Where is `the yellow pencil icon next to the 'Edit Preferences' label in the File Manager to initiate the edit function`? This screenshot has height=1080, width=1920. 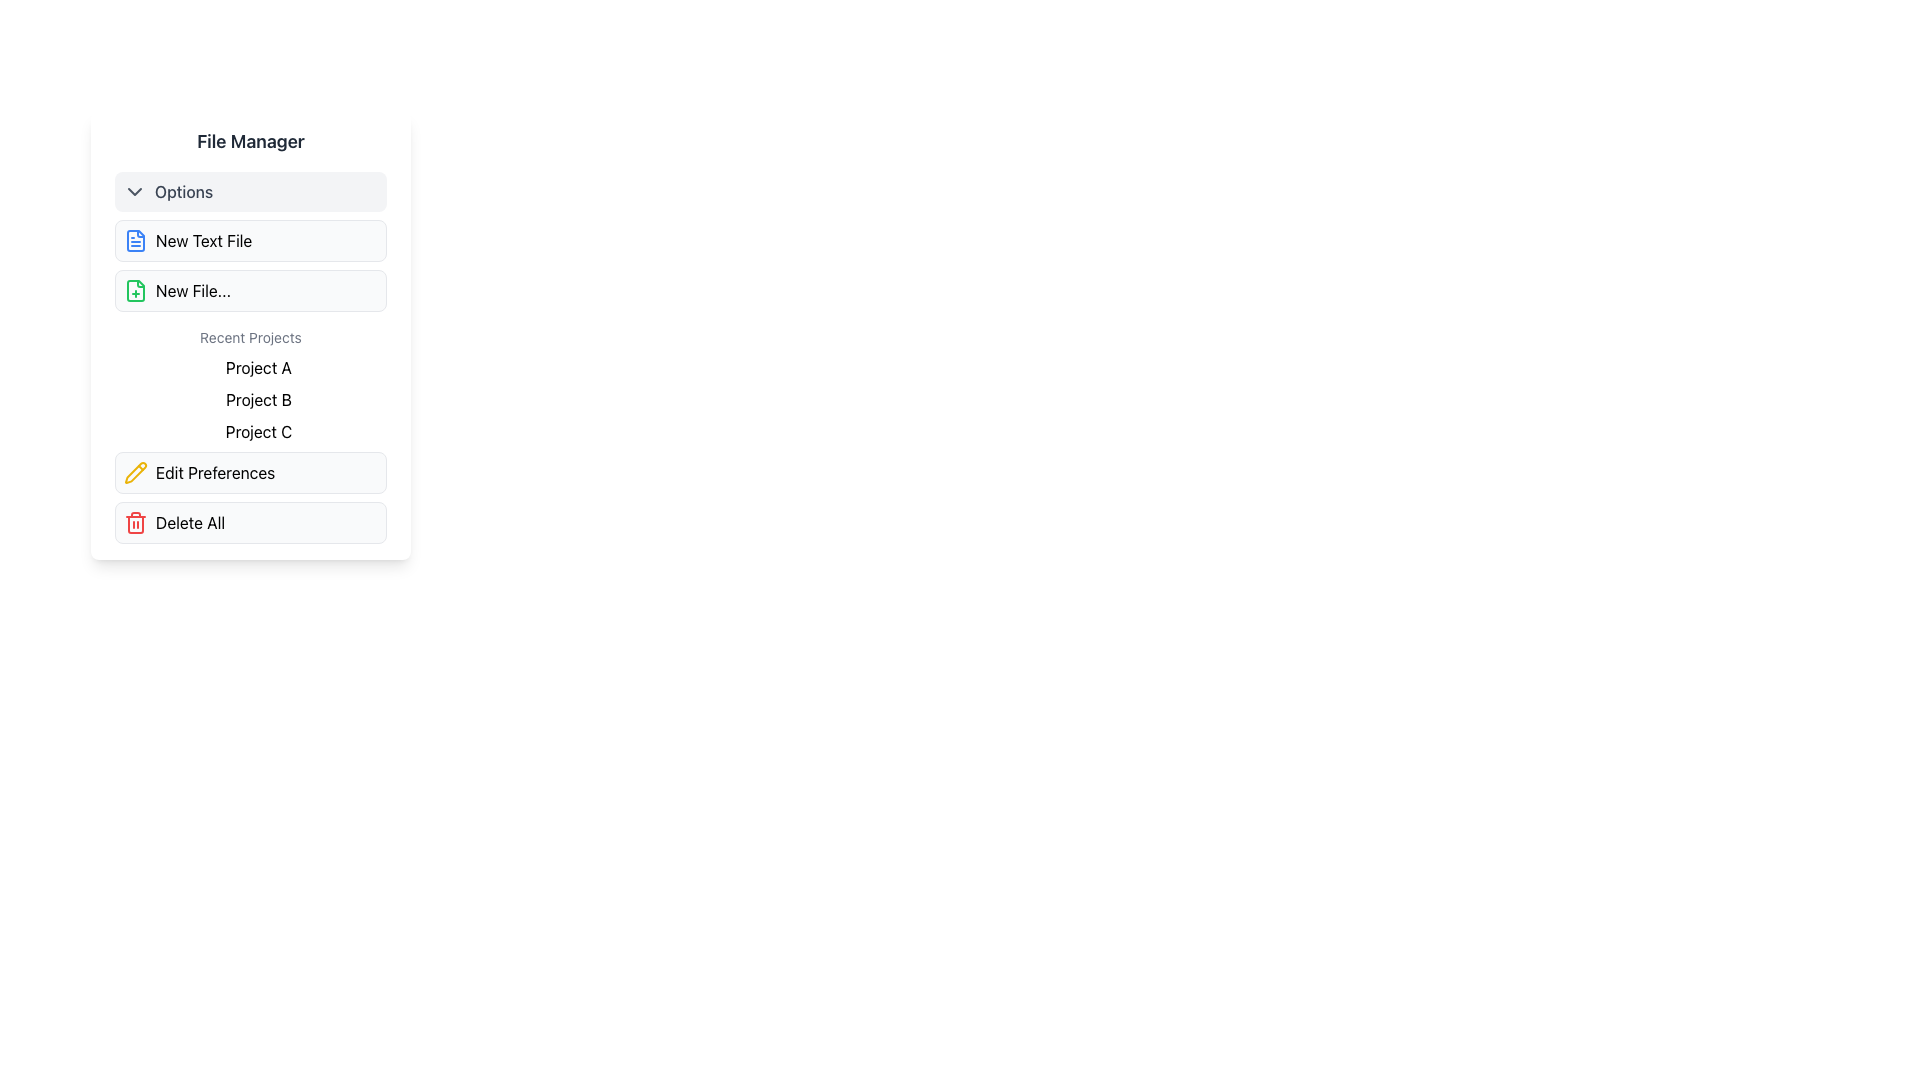 the yellow pencil icon next to the 'Edit Preferences' label in the File Manager to initiate the edit function is located at coordinates (134, 473).